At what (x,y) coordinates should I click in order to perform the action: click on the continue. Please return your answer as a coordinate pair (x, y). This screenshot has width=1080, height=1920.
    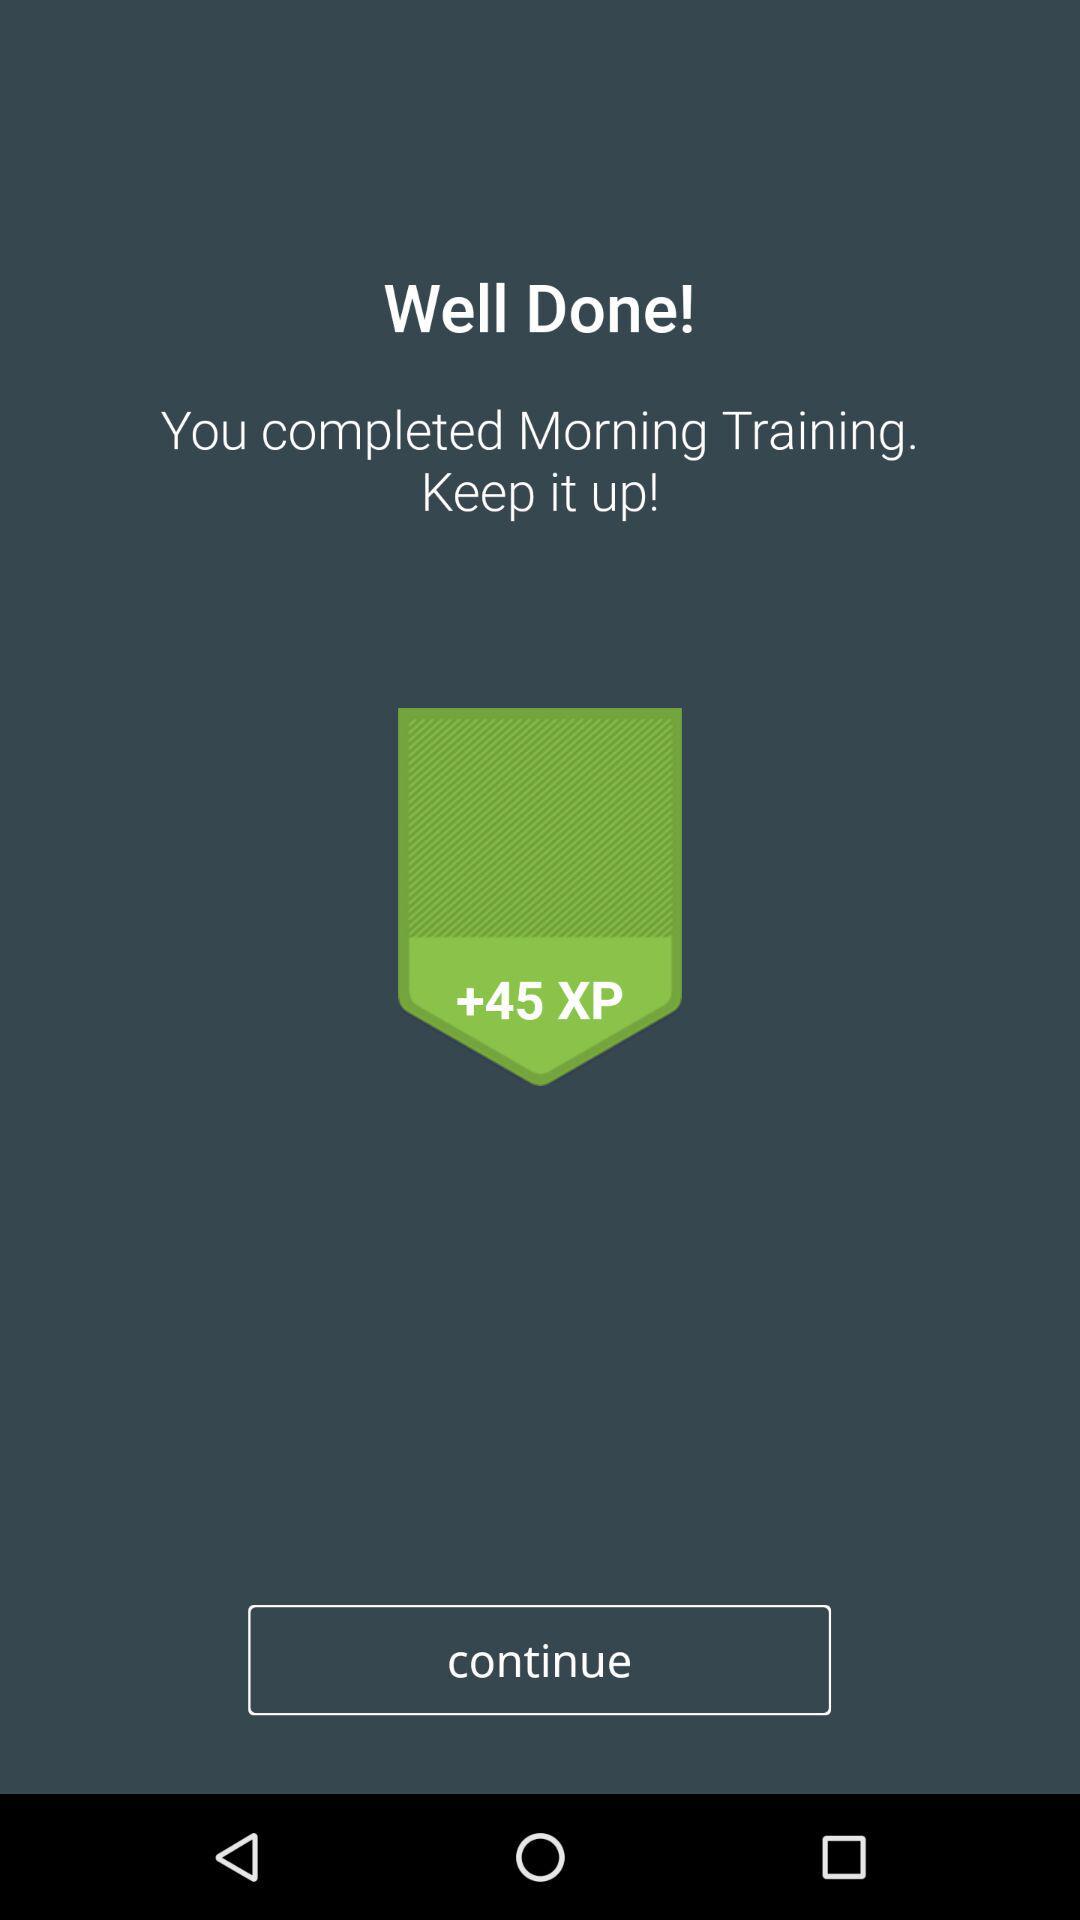
    Looking at the image, I should click on (538, 1660).